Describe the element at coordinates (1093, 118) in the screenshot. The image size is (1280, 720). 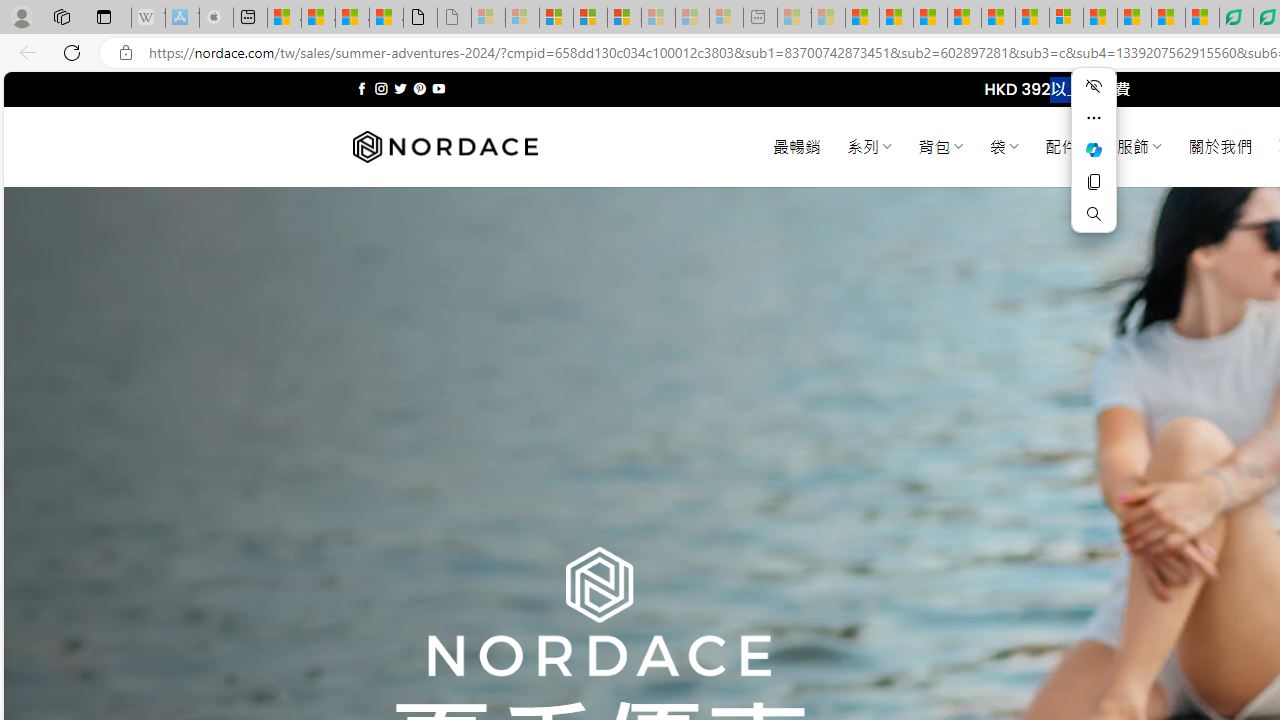
I see `'More actions'` at that location.